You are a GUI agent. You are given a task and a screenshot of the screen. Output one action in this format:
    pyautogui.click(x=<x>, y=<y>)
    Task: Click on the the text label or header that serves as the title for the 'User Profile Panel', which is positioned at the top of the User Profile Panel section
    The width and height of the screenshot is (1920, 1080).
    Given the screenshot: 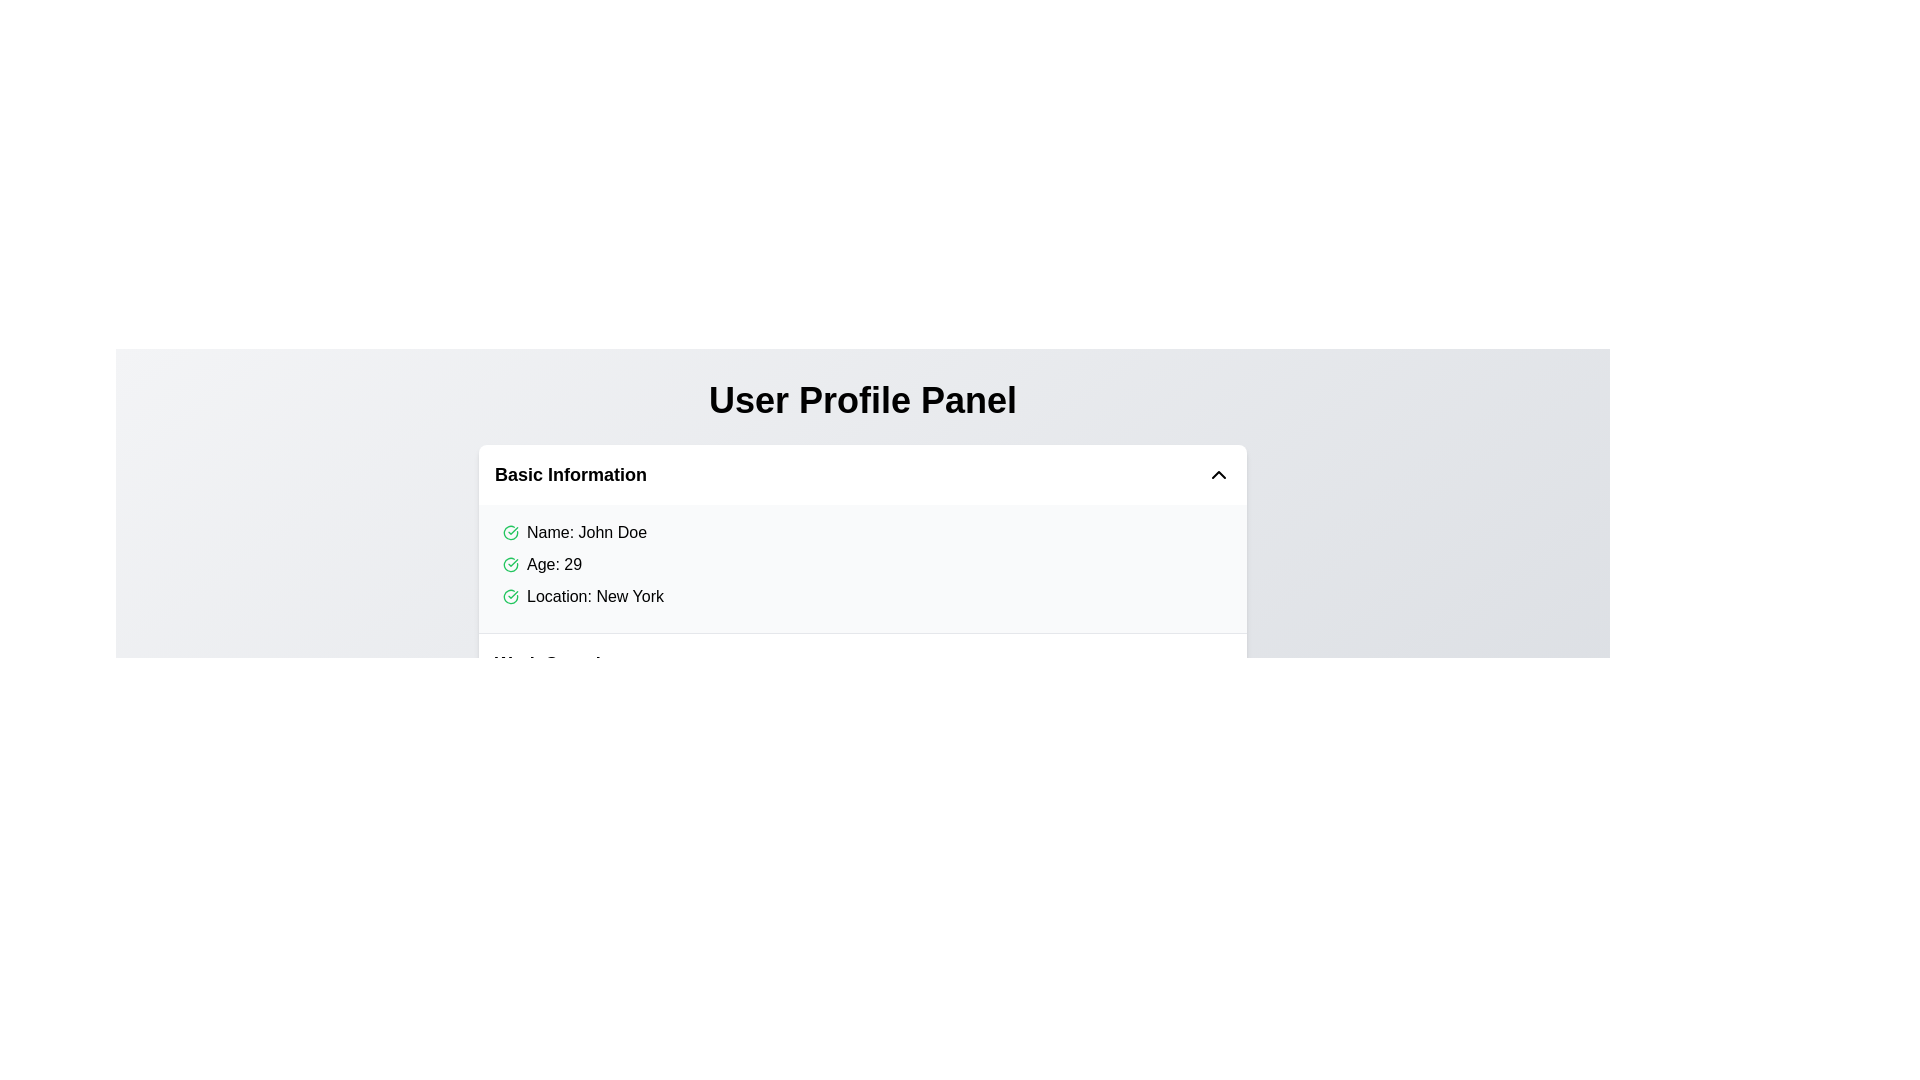 What is the action you would take?
    pyautogui.click(x=863, y=401)
    